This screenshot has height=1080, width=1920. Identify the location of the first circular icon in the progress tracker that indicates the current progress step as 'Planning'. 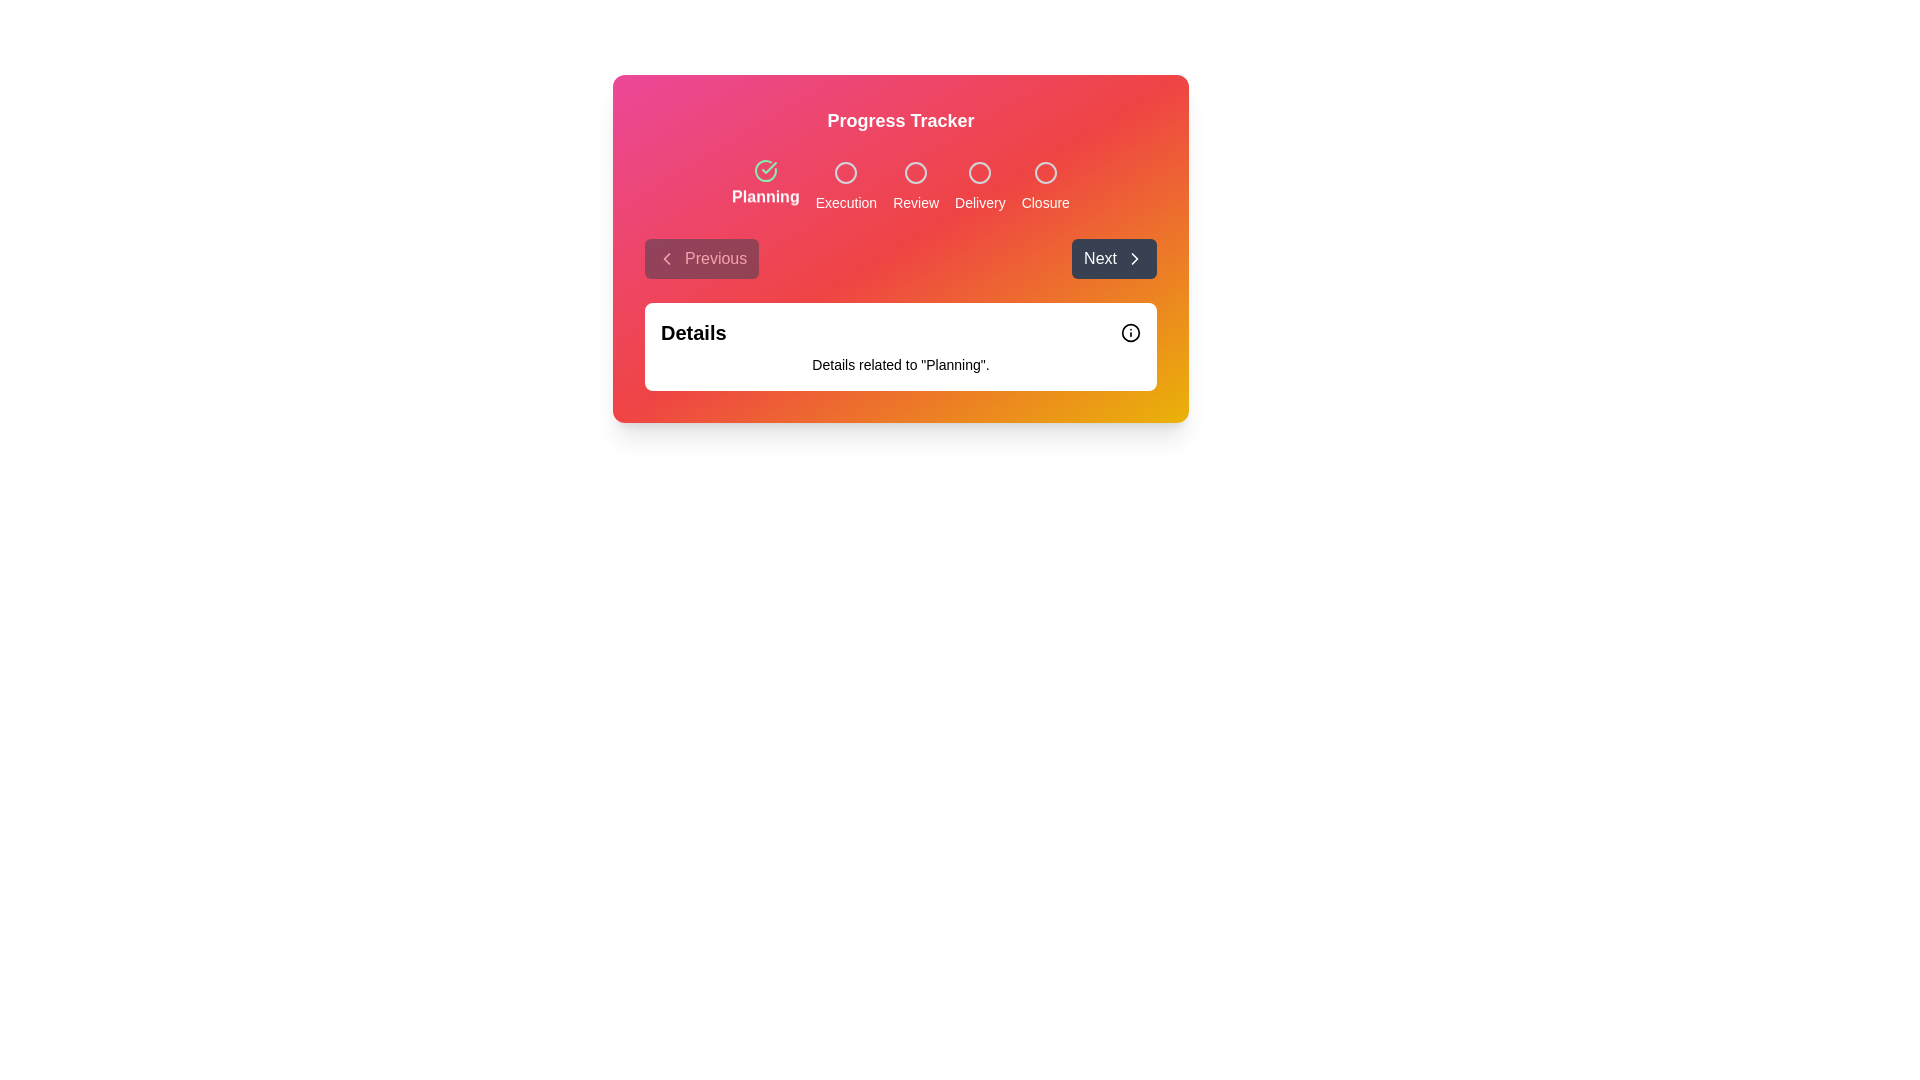
(764, 169).